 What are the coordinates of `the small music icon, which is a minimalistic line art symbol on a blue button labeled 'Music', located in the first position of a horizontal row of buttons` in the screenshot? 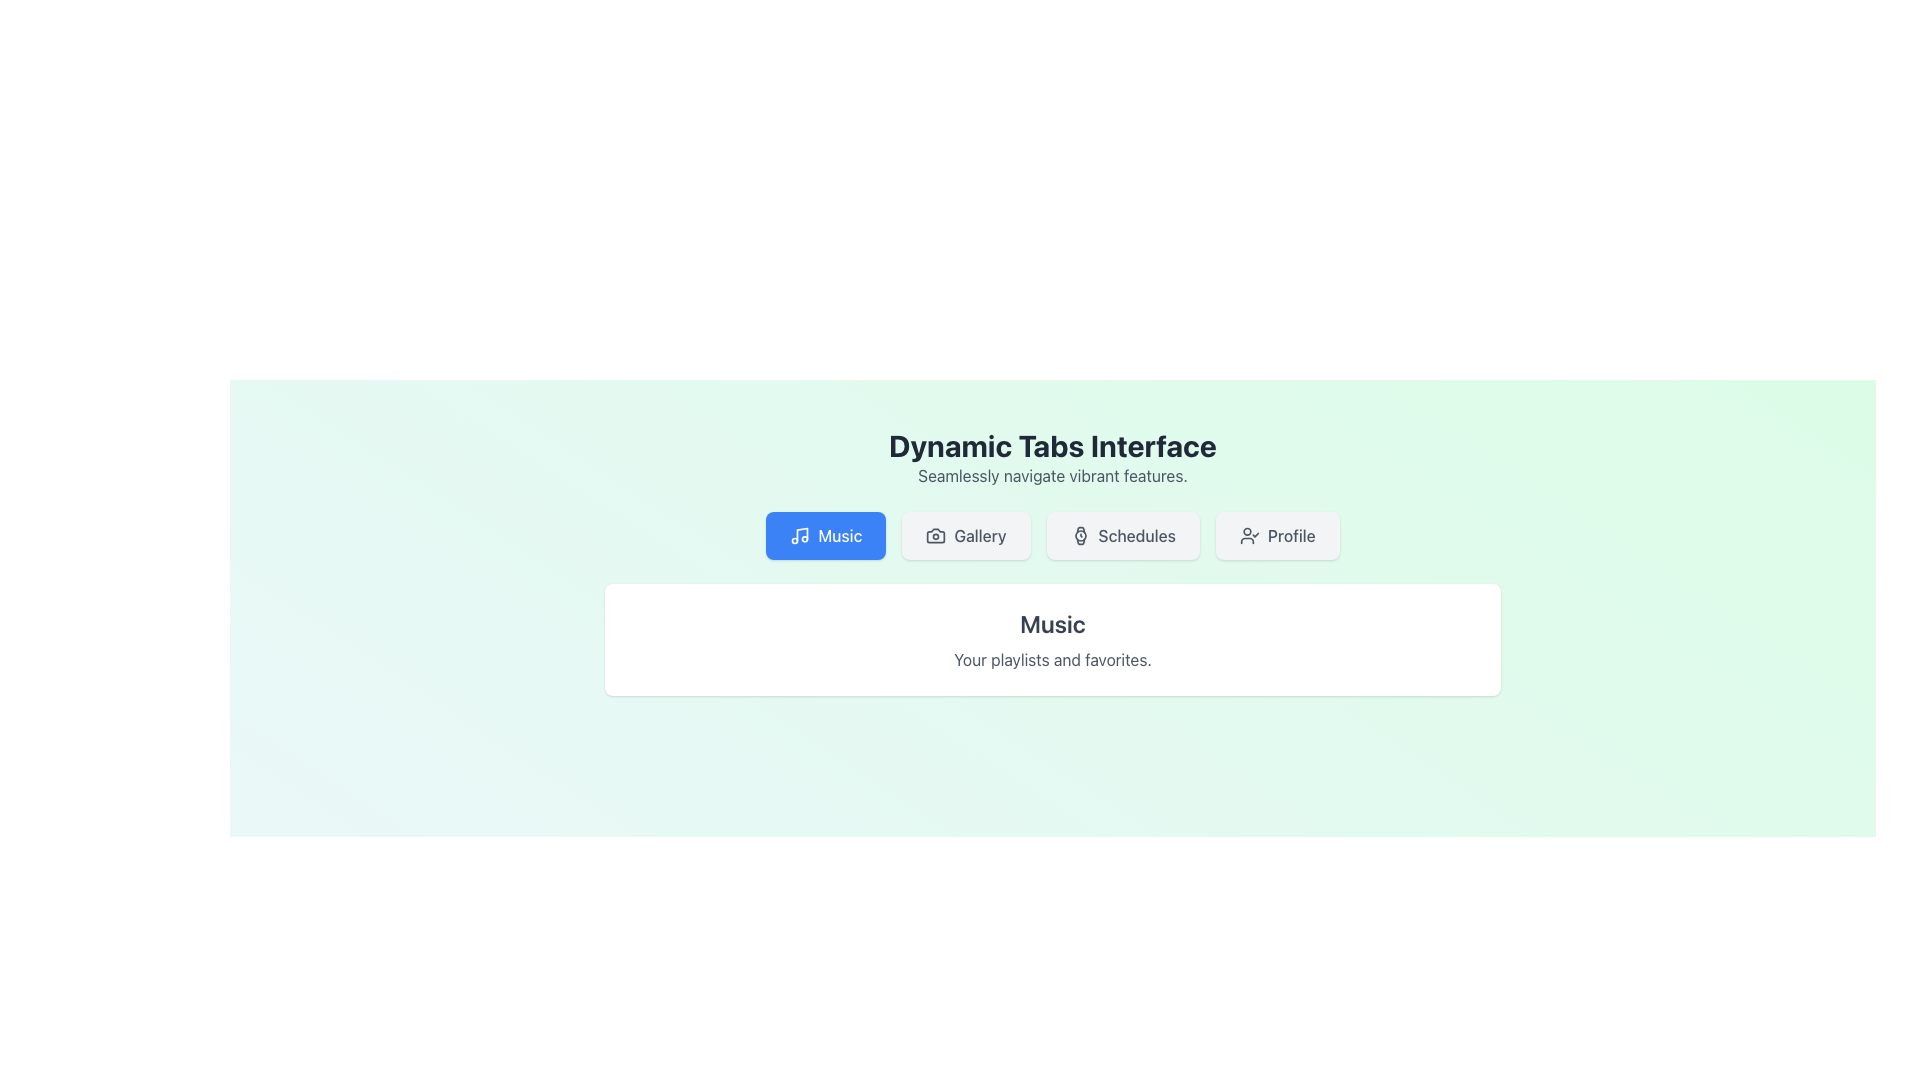 It's located at (800, 535).